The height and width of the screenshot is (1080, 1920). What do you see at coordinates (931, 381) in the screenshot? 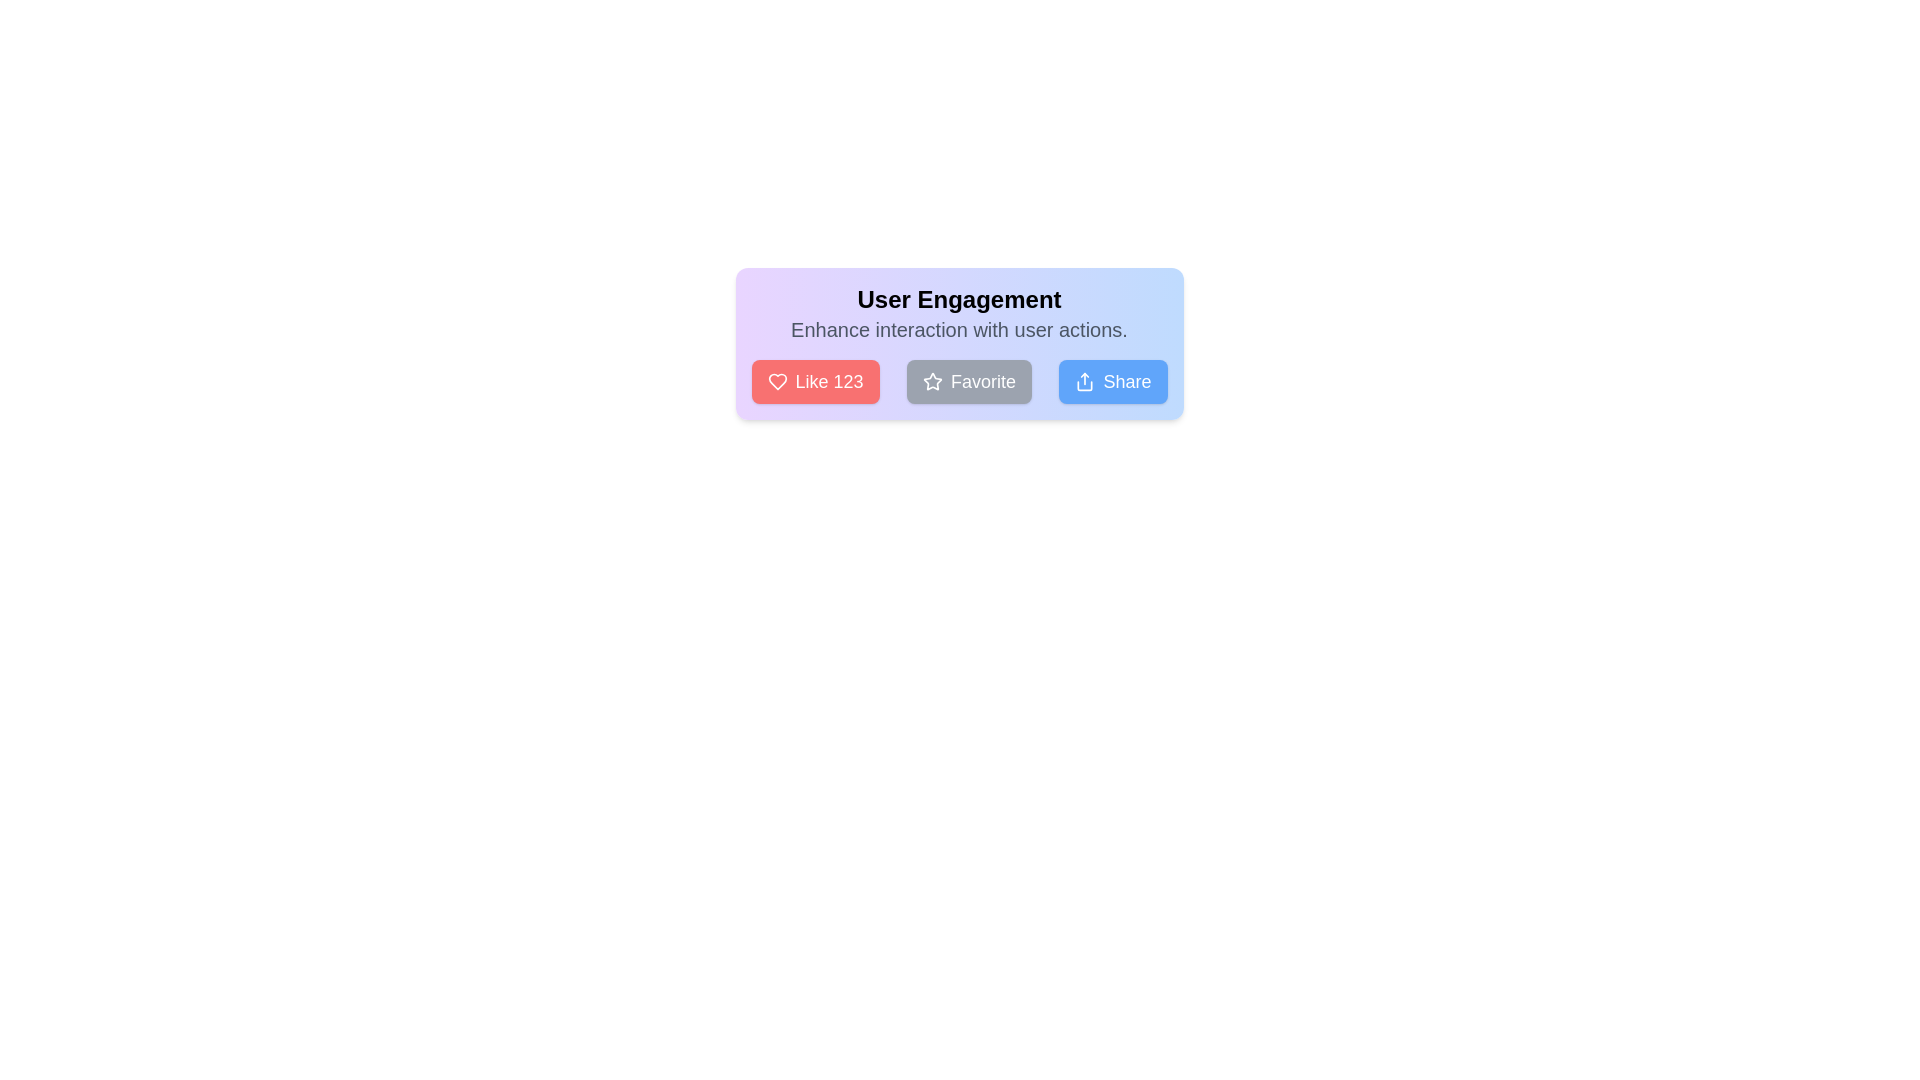
I see `the hollow outline star icon within the 'Favorite' button located in the 'User Engagement' card` at bounding box center [931, 381].